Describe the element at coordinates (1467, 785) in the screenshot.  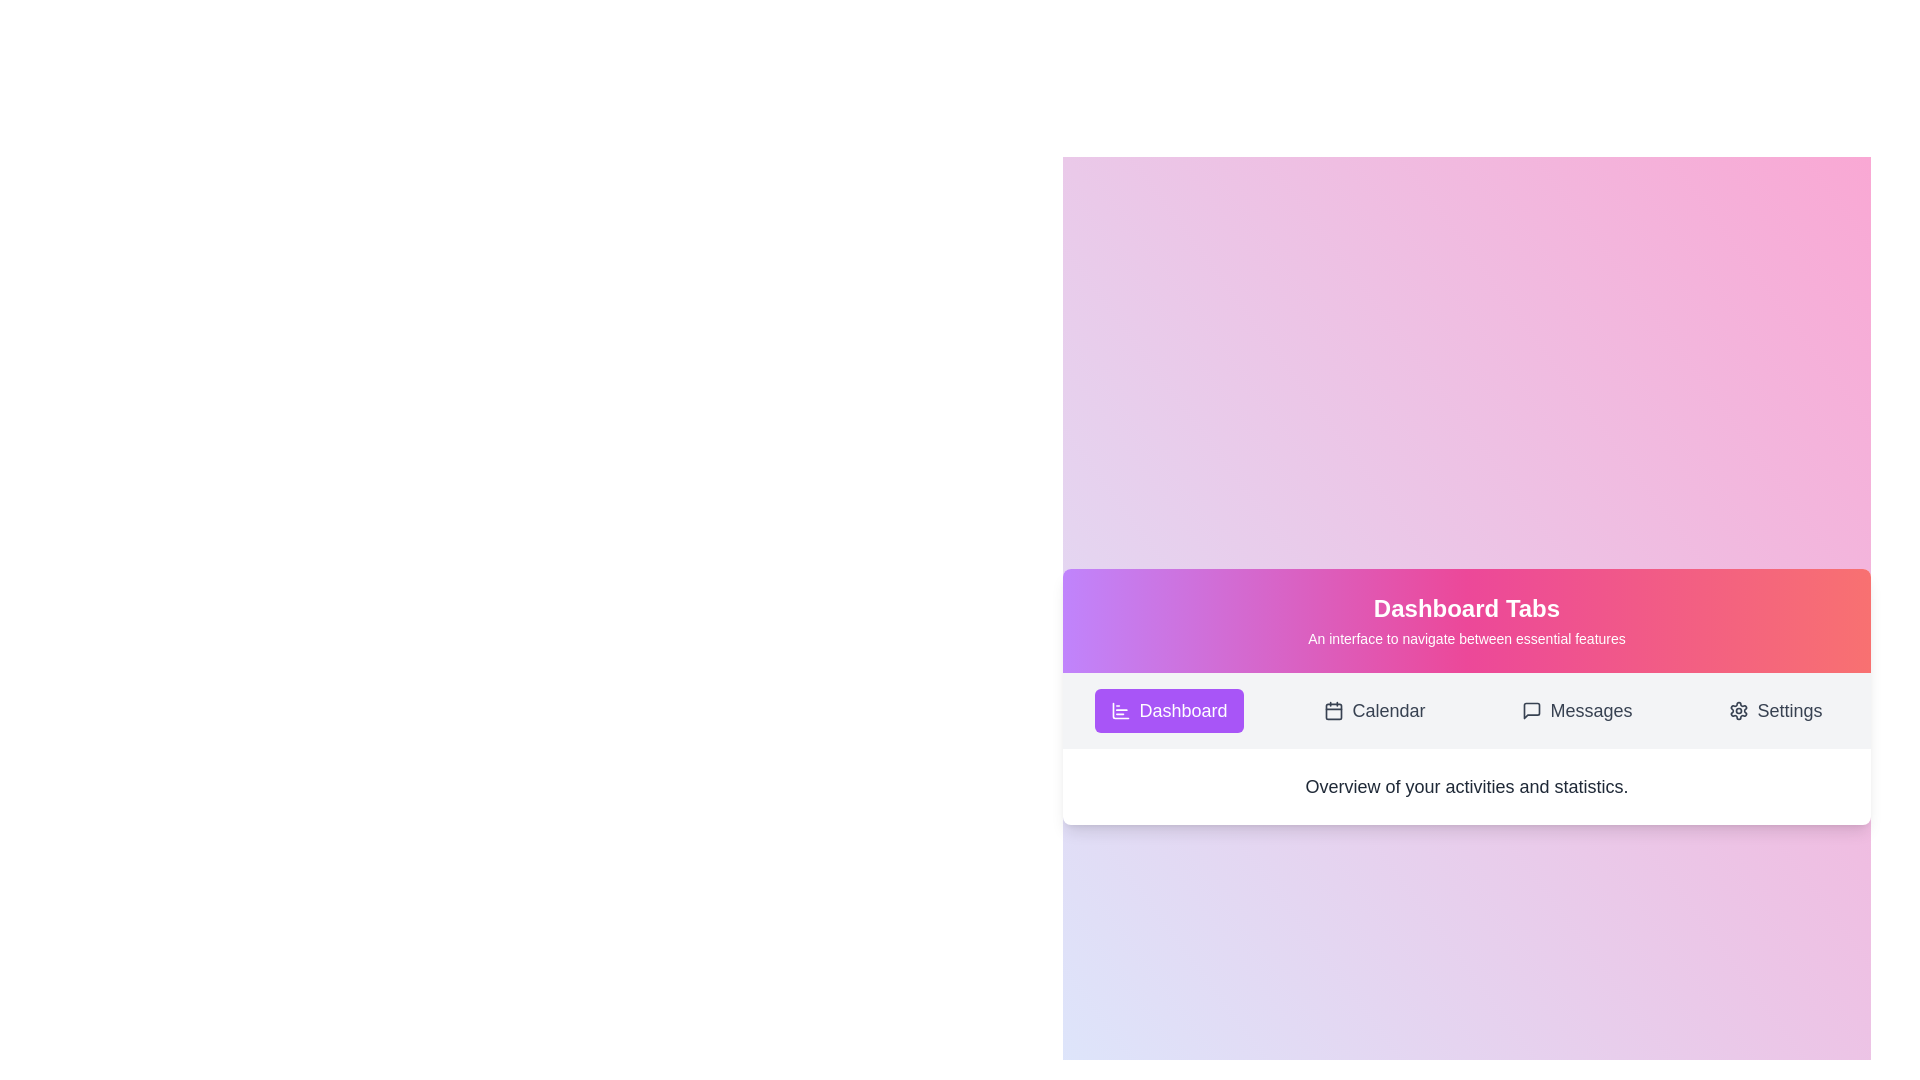
I see `the descriptive summary text located below the navigation bar to possibly trigger a tooltip` at that location.